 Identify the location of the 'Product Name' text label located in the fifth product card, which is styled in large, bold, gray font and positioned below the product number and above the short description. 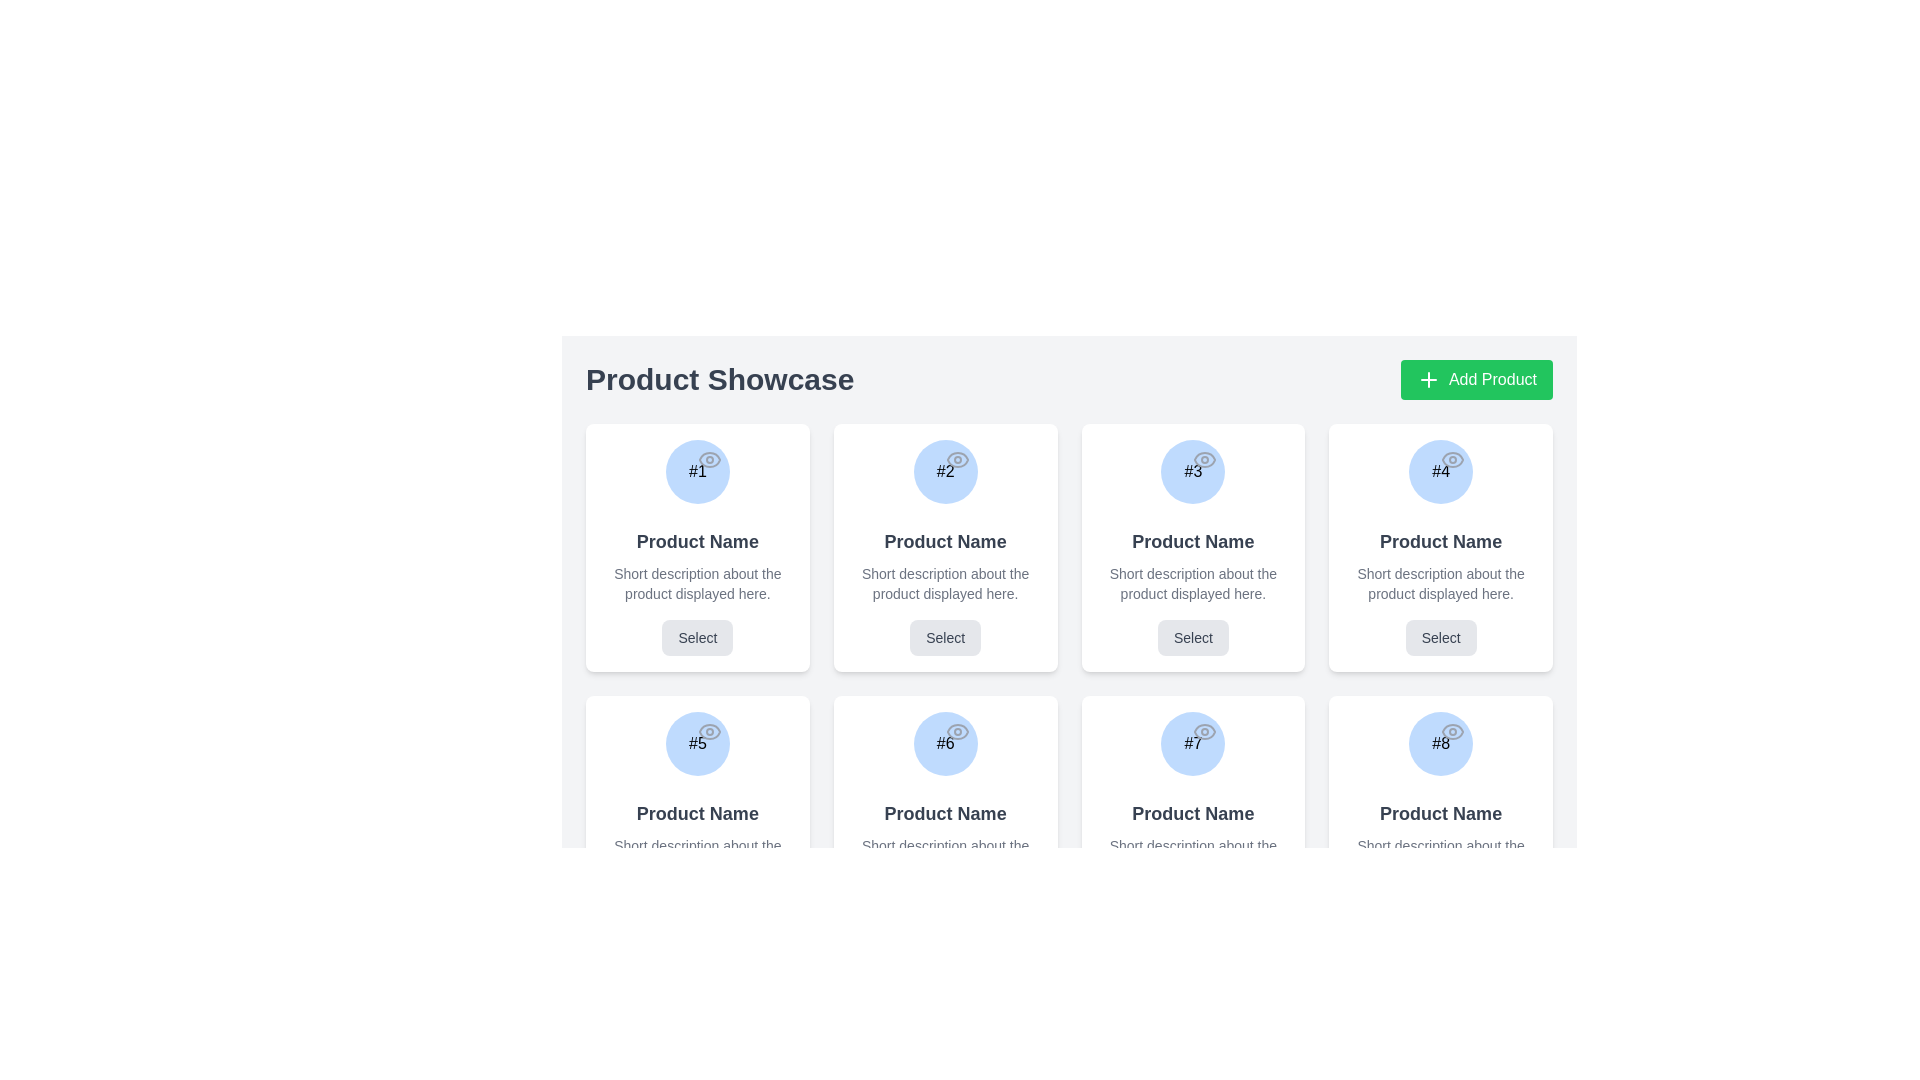
(697, 813).